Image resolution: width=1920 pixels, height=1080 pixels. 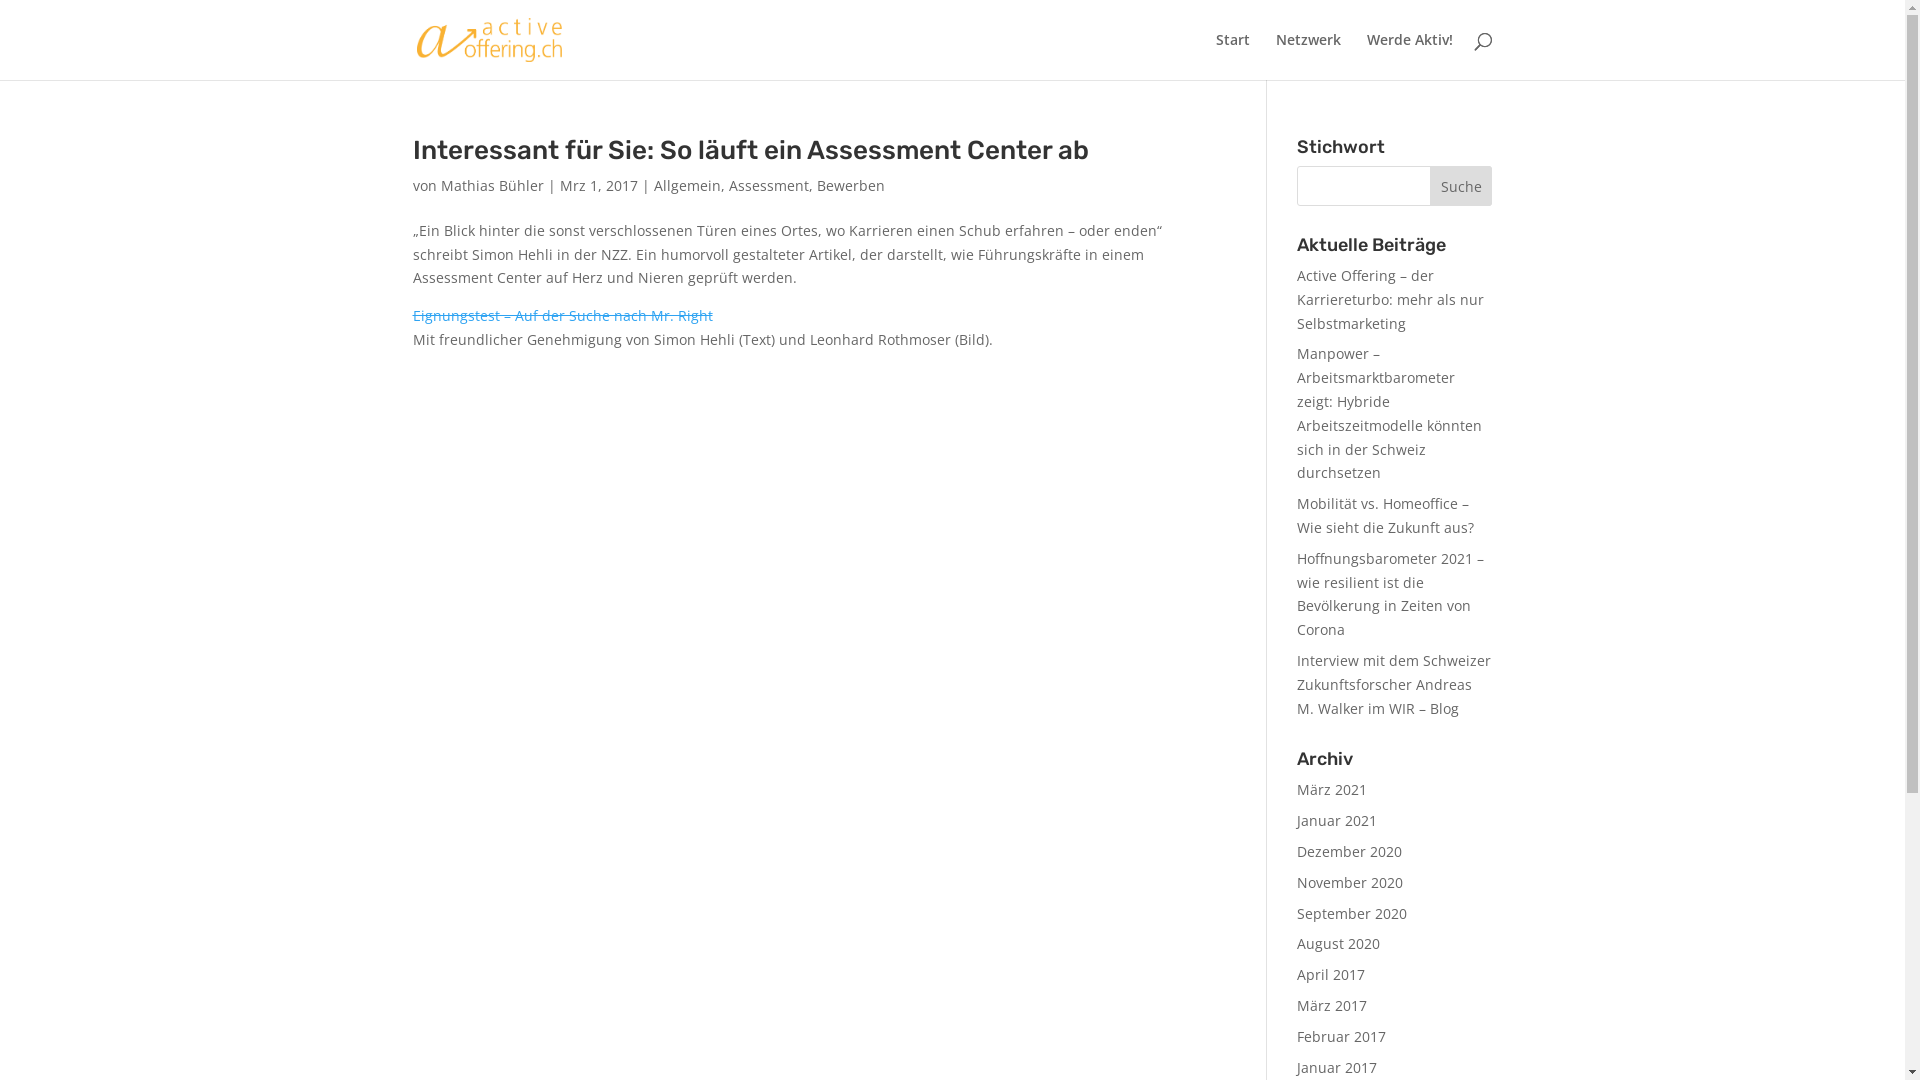 What do you see at coordinates (1352, 913) in the screenshot?
I see `'September 2020'` at bounding box center [1352, 913].